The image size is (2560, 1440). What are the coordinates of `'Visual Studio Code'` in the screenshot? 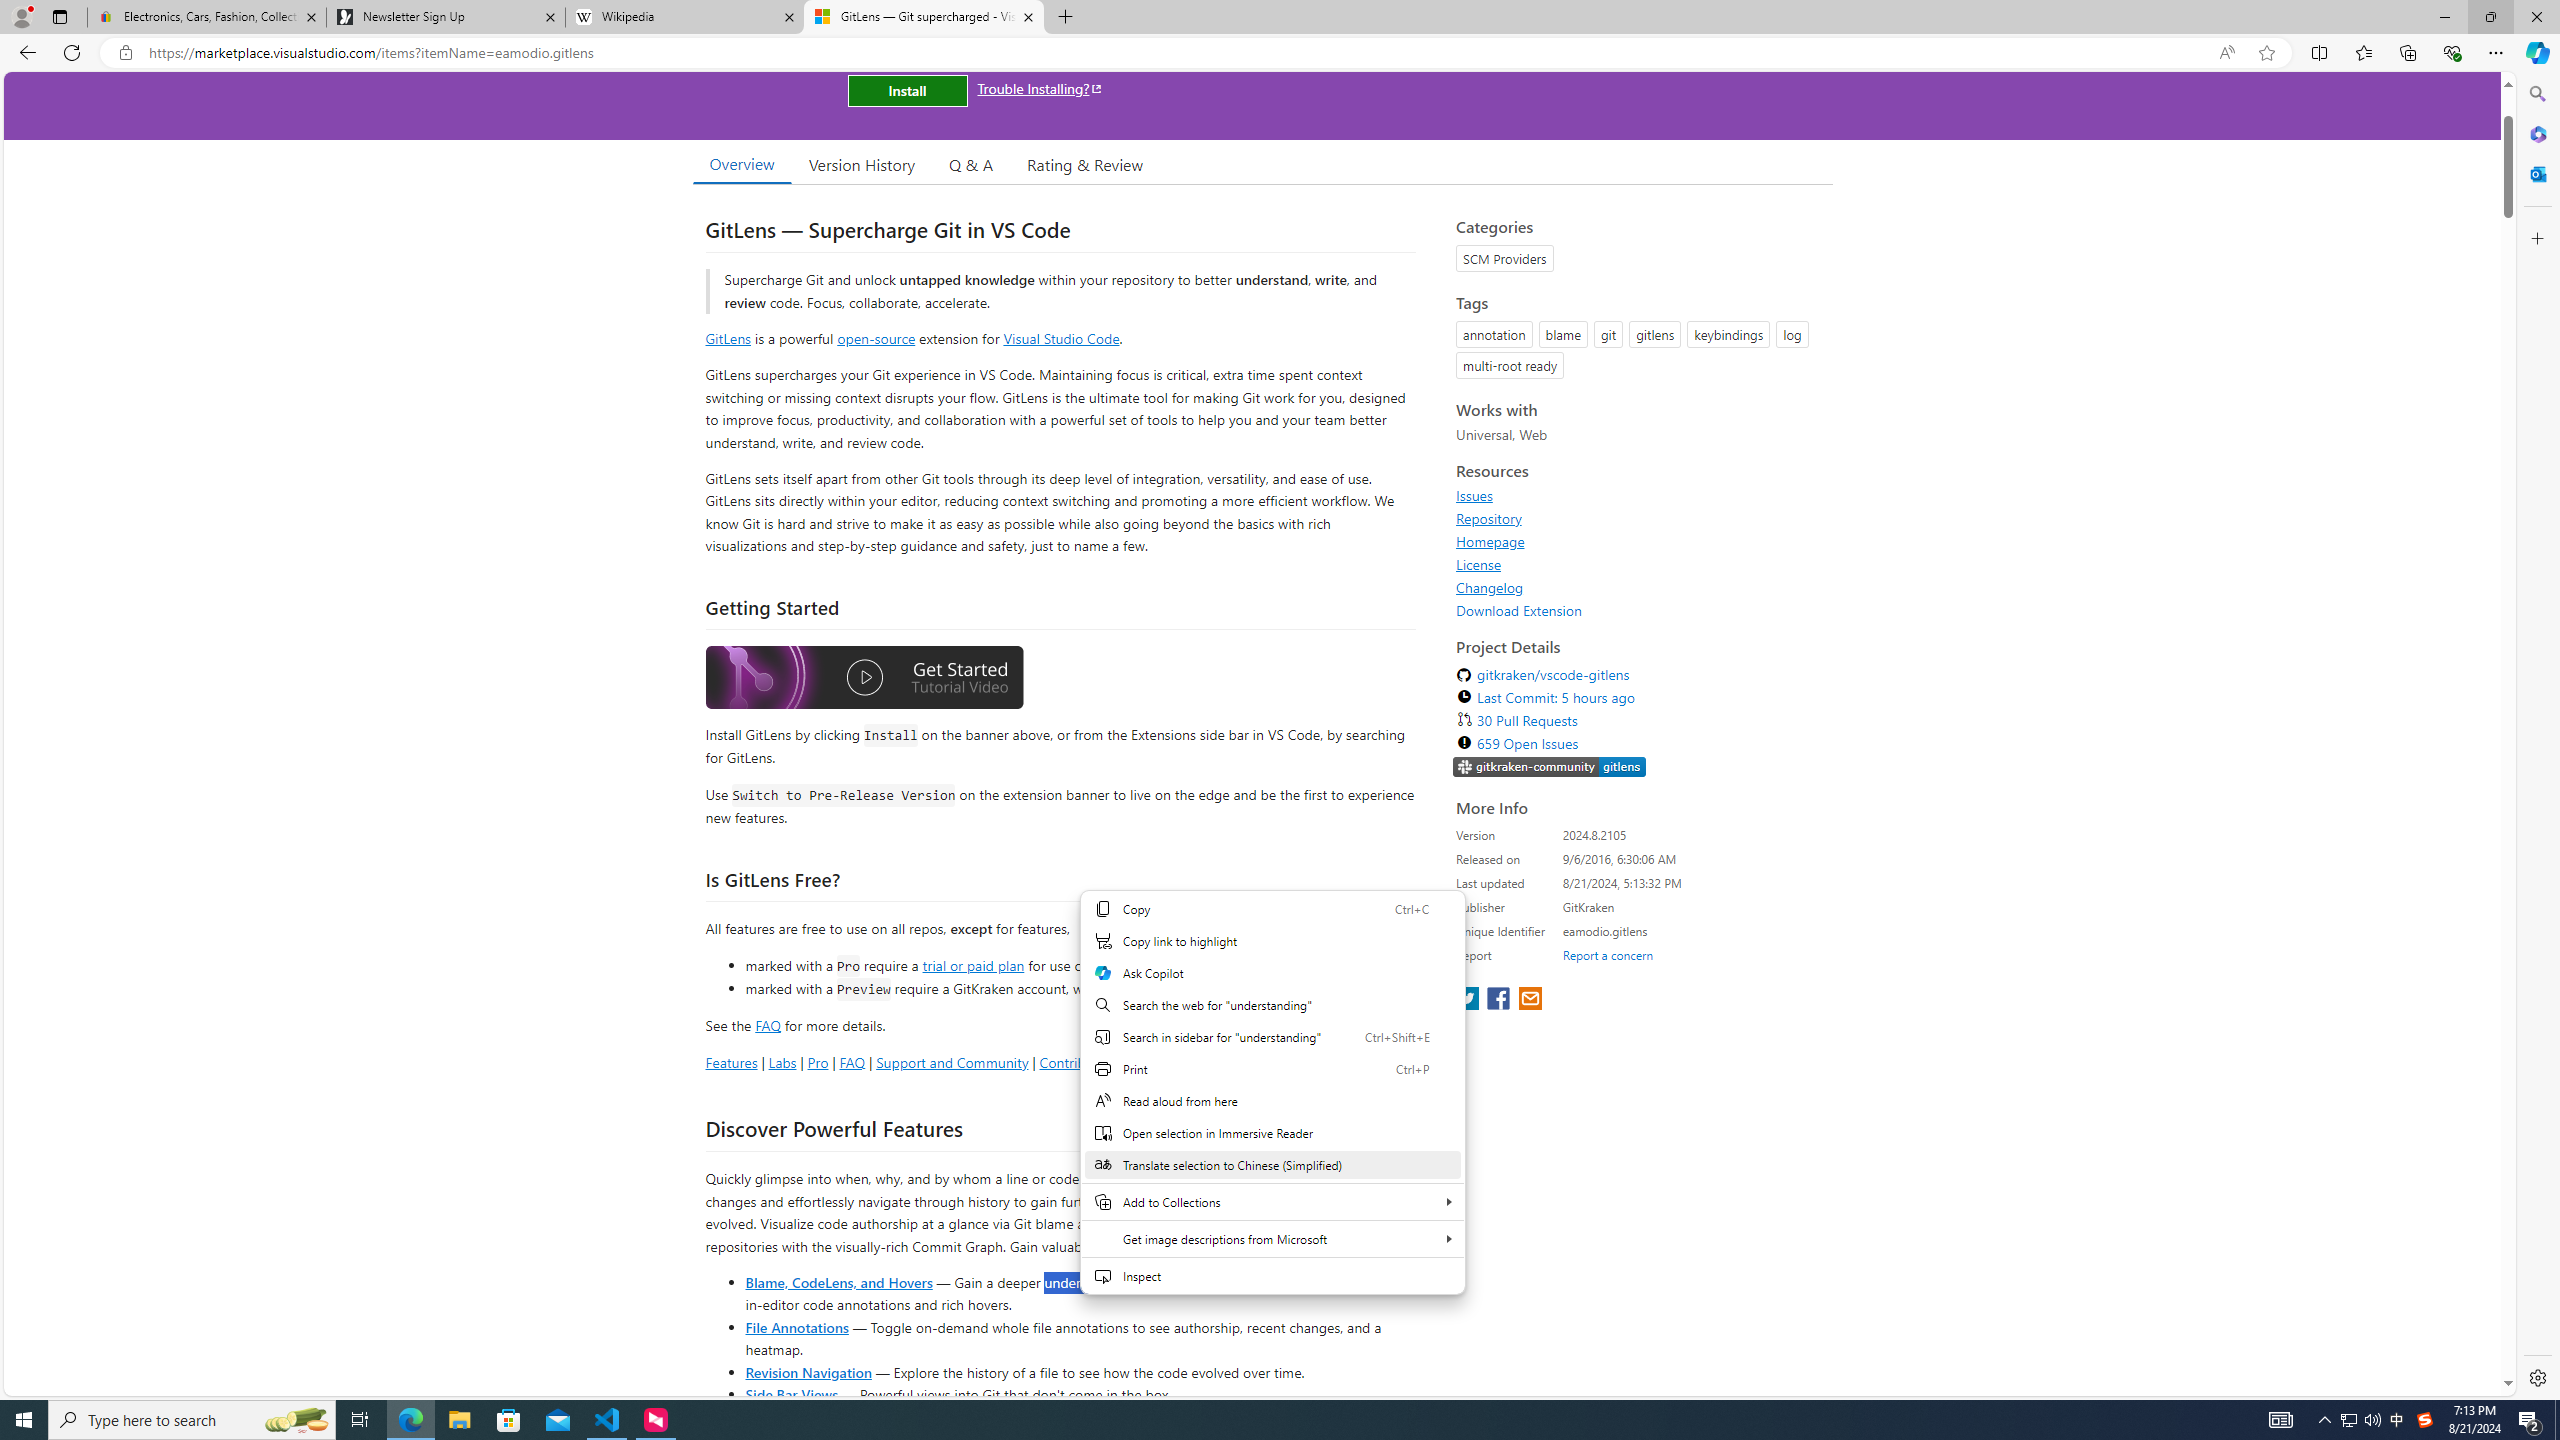 It's located at (1061, 337).